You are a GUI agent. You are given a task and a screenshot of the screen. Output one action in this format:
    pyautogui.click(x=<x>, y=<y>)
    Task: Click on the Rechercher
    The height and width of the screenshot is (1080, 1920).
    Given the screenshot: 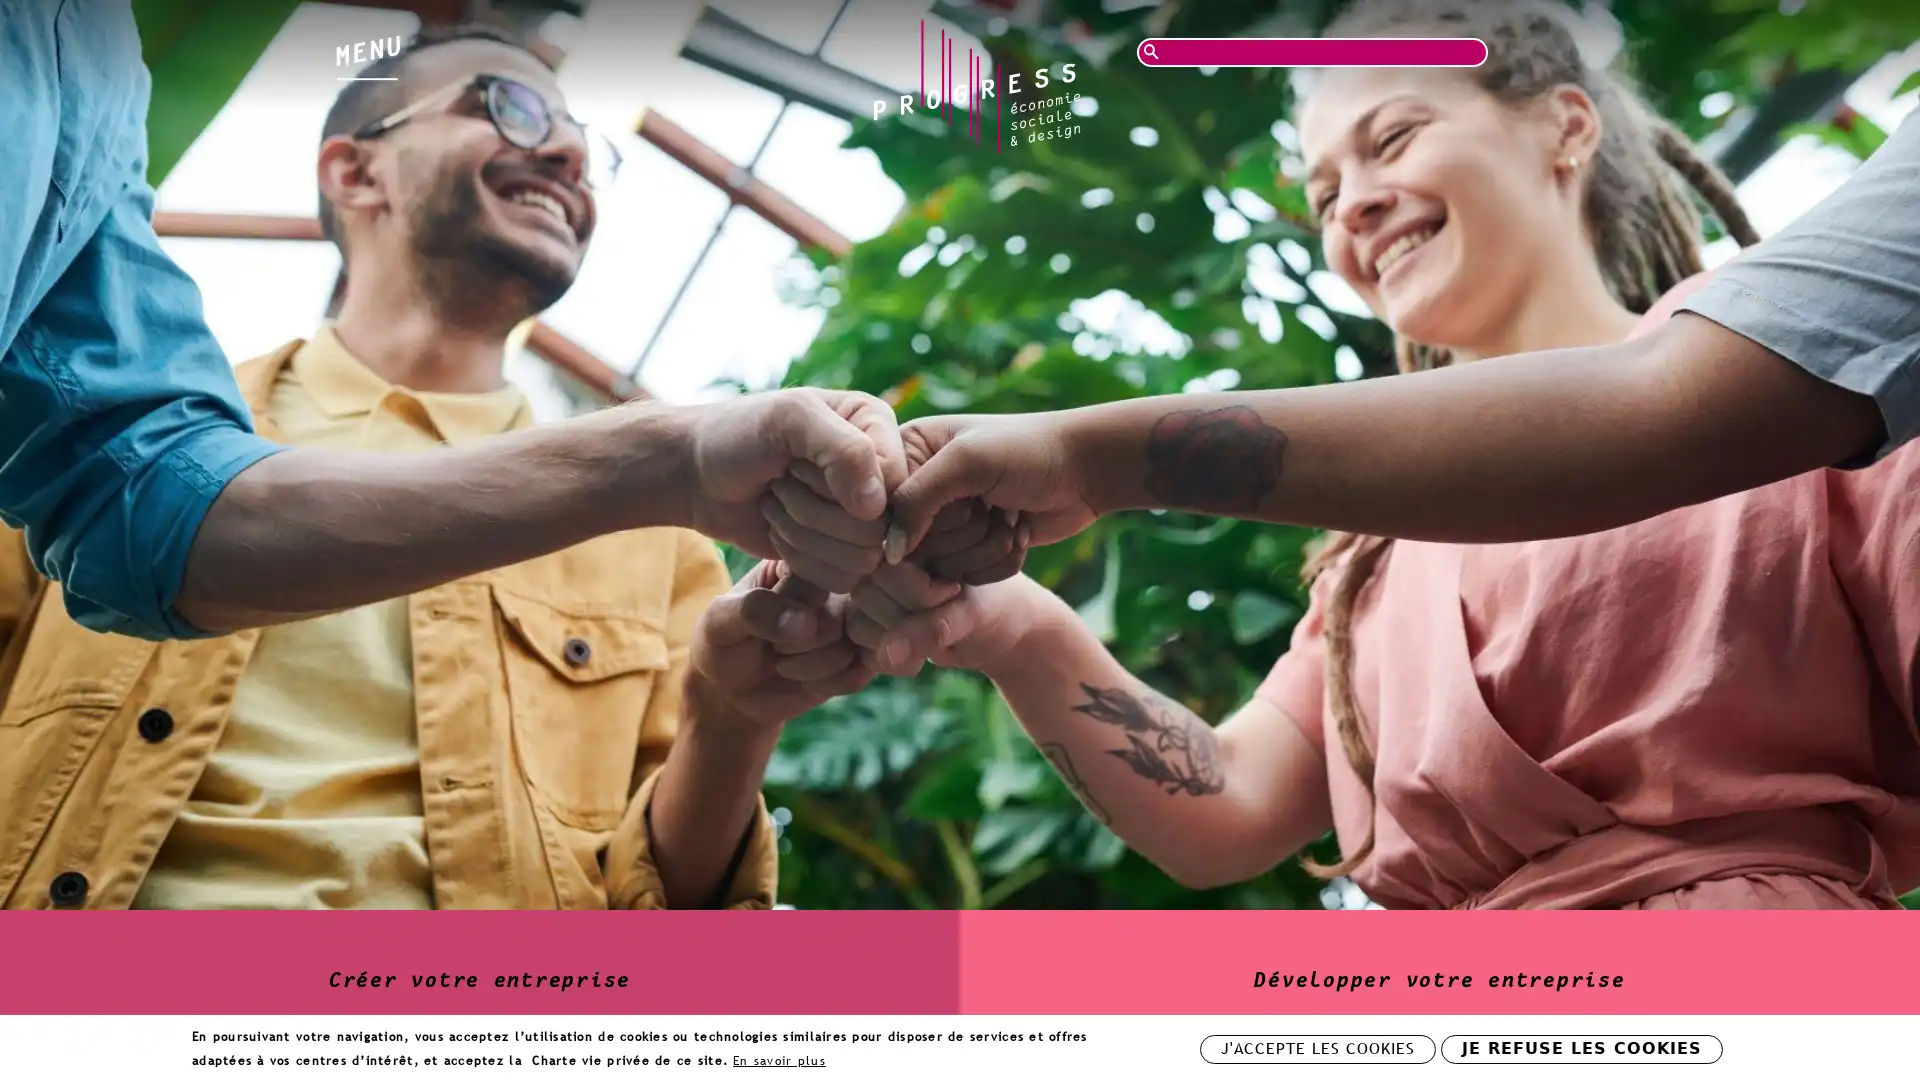 What is the action you would take?
    pyautogui.click(x=1476, y=53)
    